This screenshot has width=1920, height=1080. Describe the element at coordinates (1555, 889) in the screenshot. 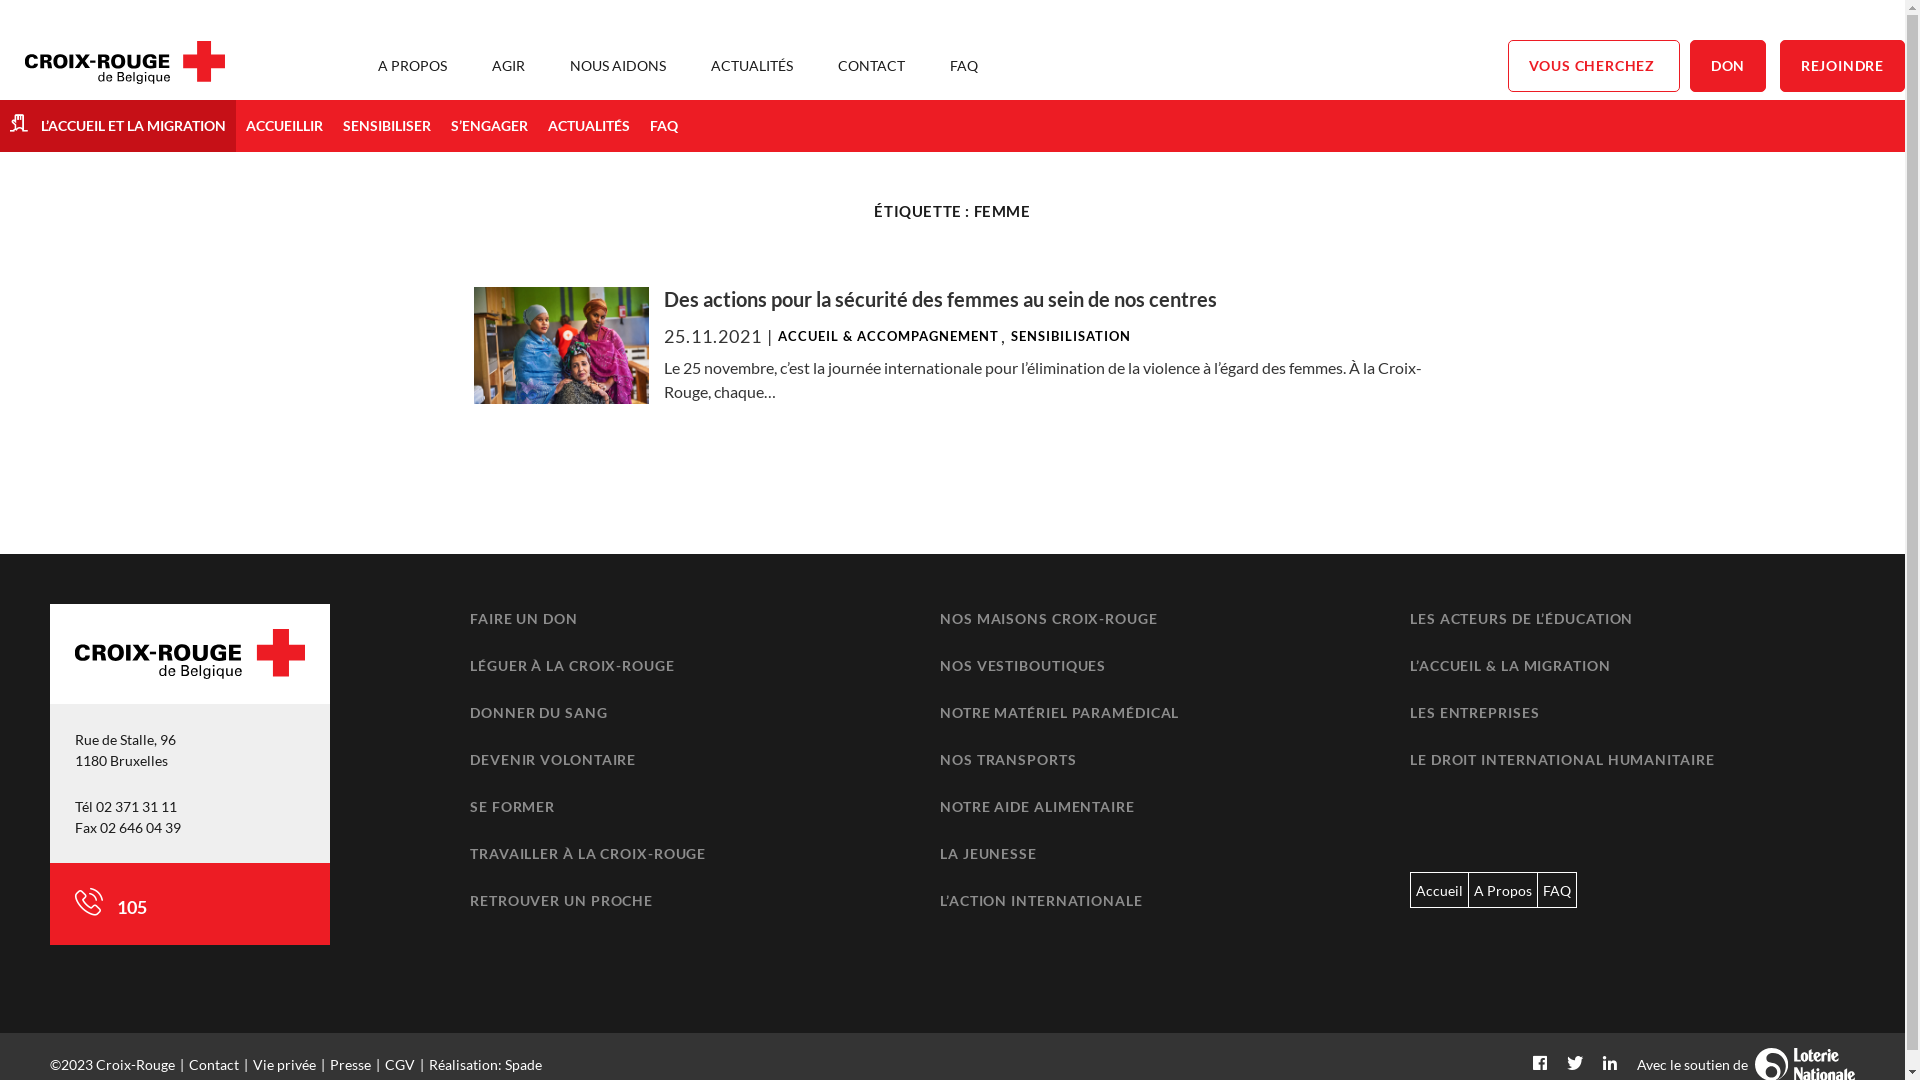

I see `'FAQ'` at that location.